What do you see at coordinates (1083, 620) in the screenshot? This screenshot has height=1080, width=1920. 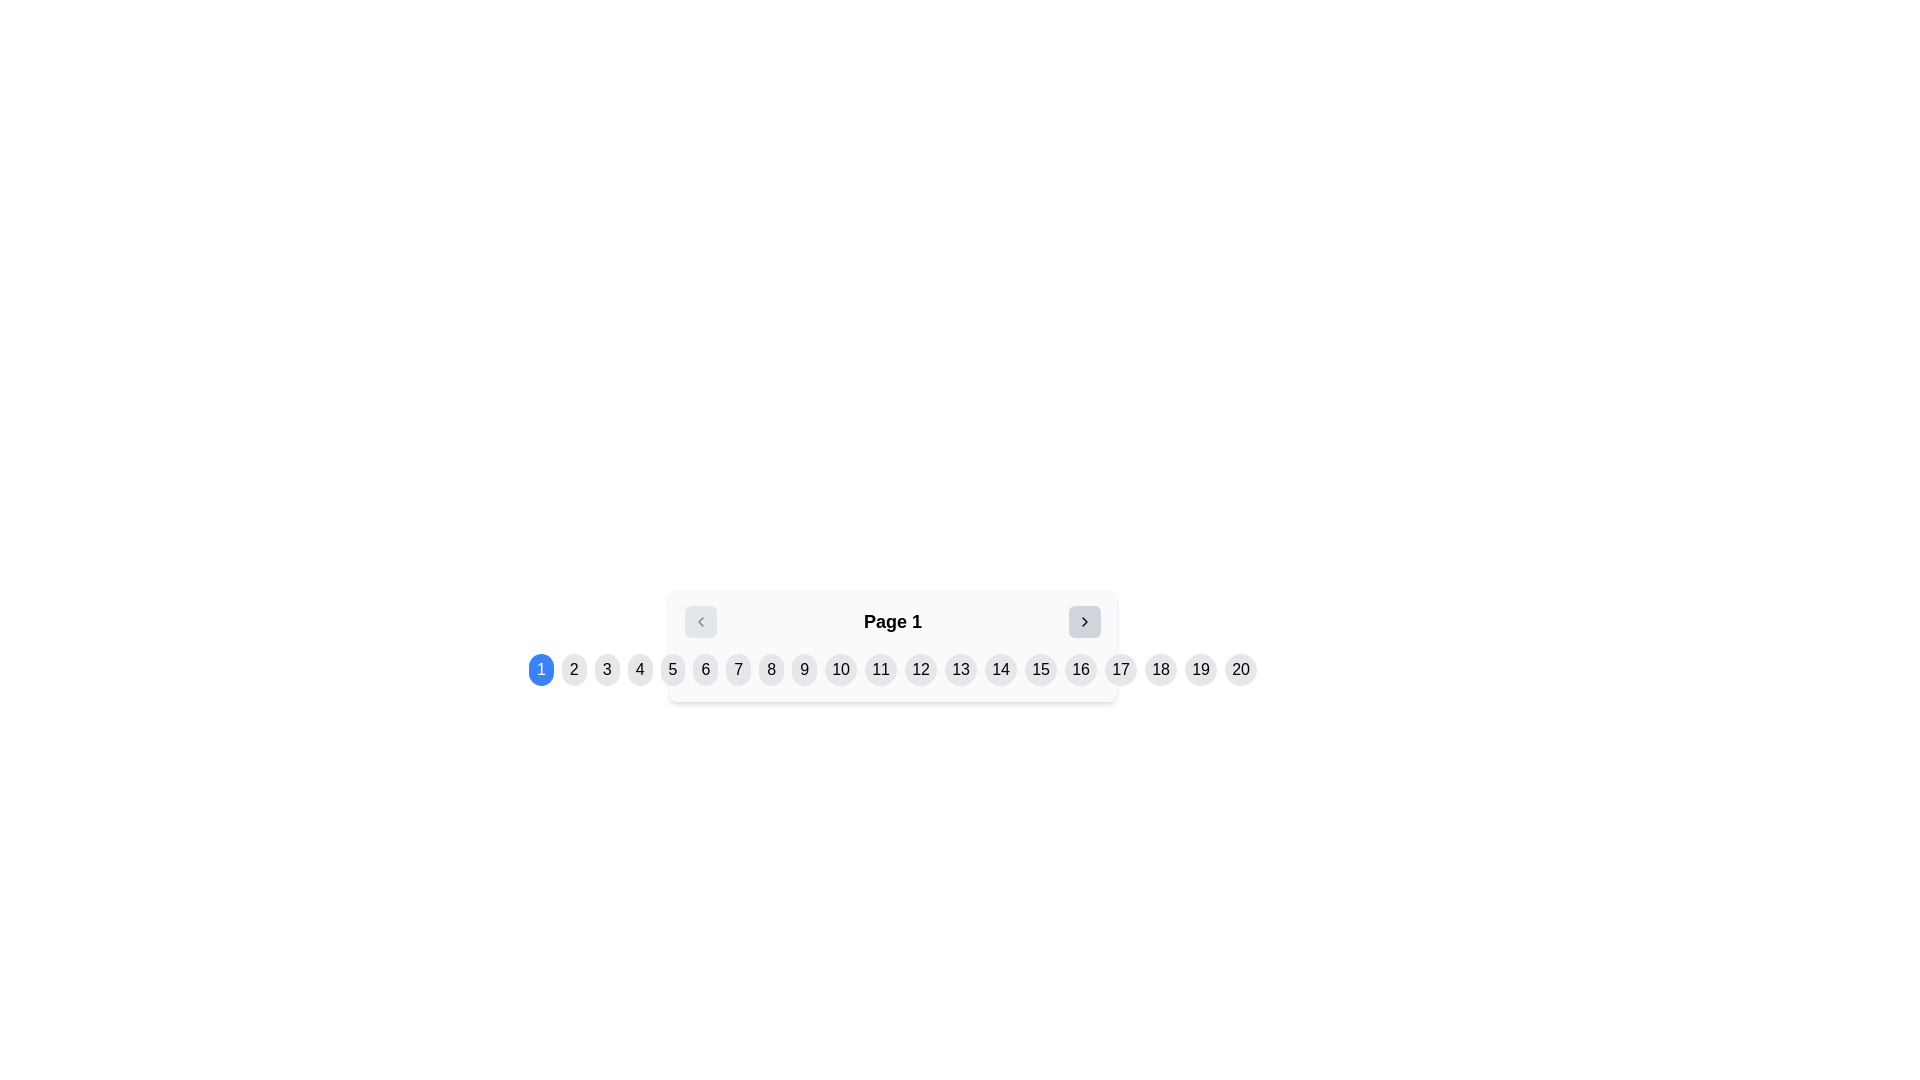 I see `the rightmost square button with a light gray background and a rightward-pointing chevron` at bounding box center [1083, 620].